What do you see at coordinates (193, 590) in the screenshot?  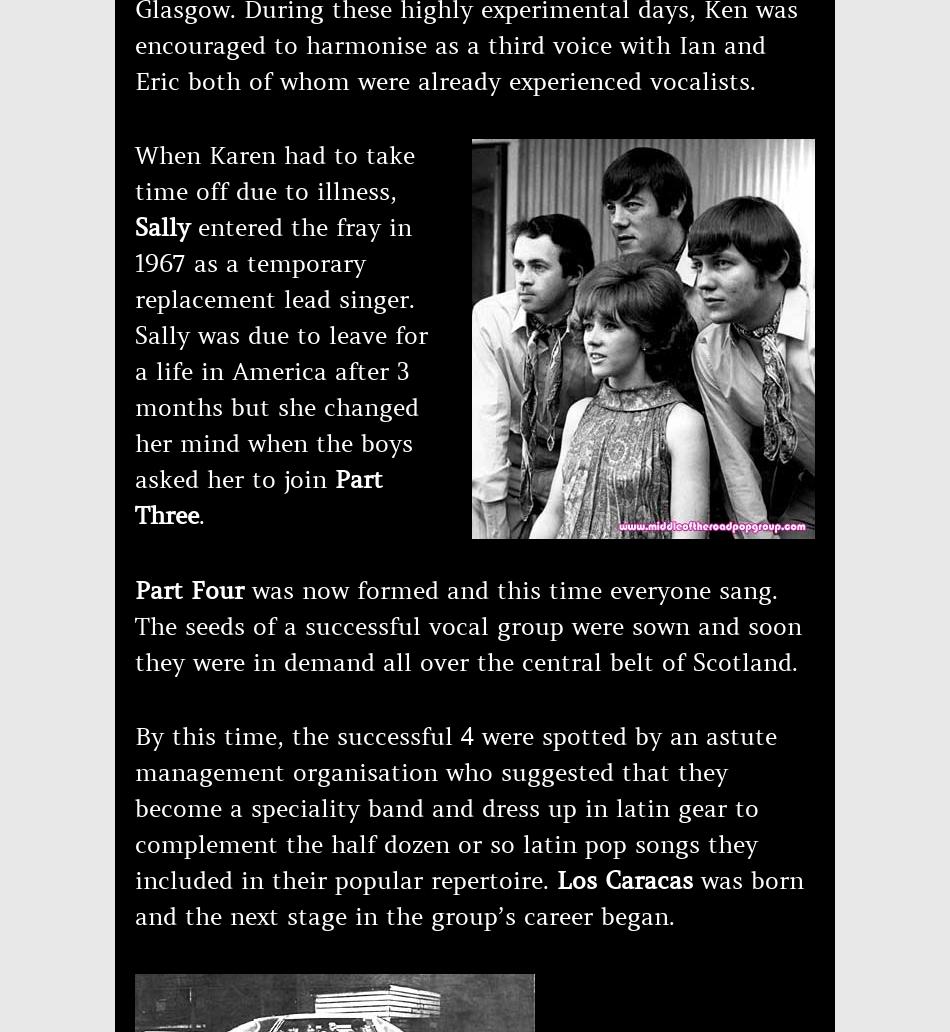 I see `'Part Four'` at bounding box center [193, 590].